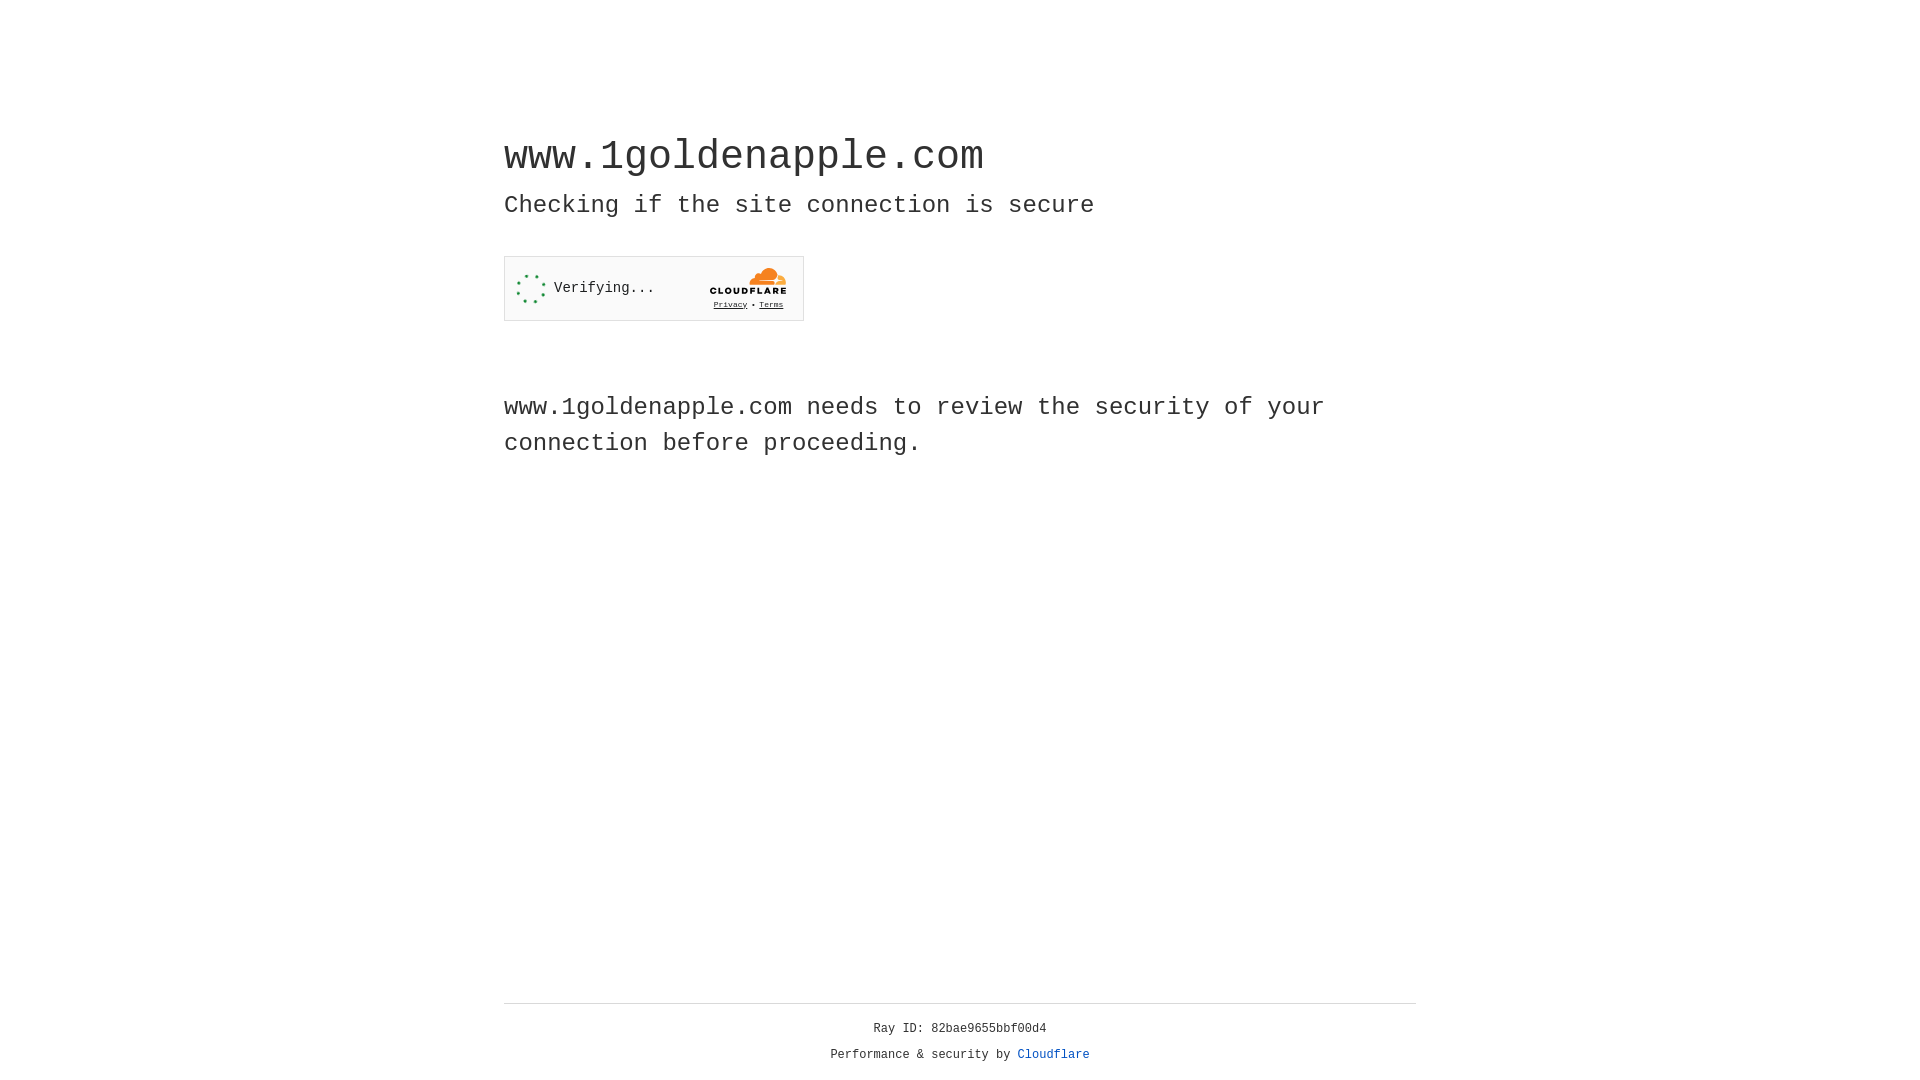 The height and width of the screenshot is (1080, 1920). What do you see at coordinates (653, 288) in the screenshot?
I see `'Widget containing a Cloudflare security challenge'` at bounding box center [653, 288].